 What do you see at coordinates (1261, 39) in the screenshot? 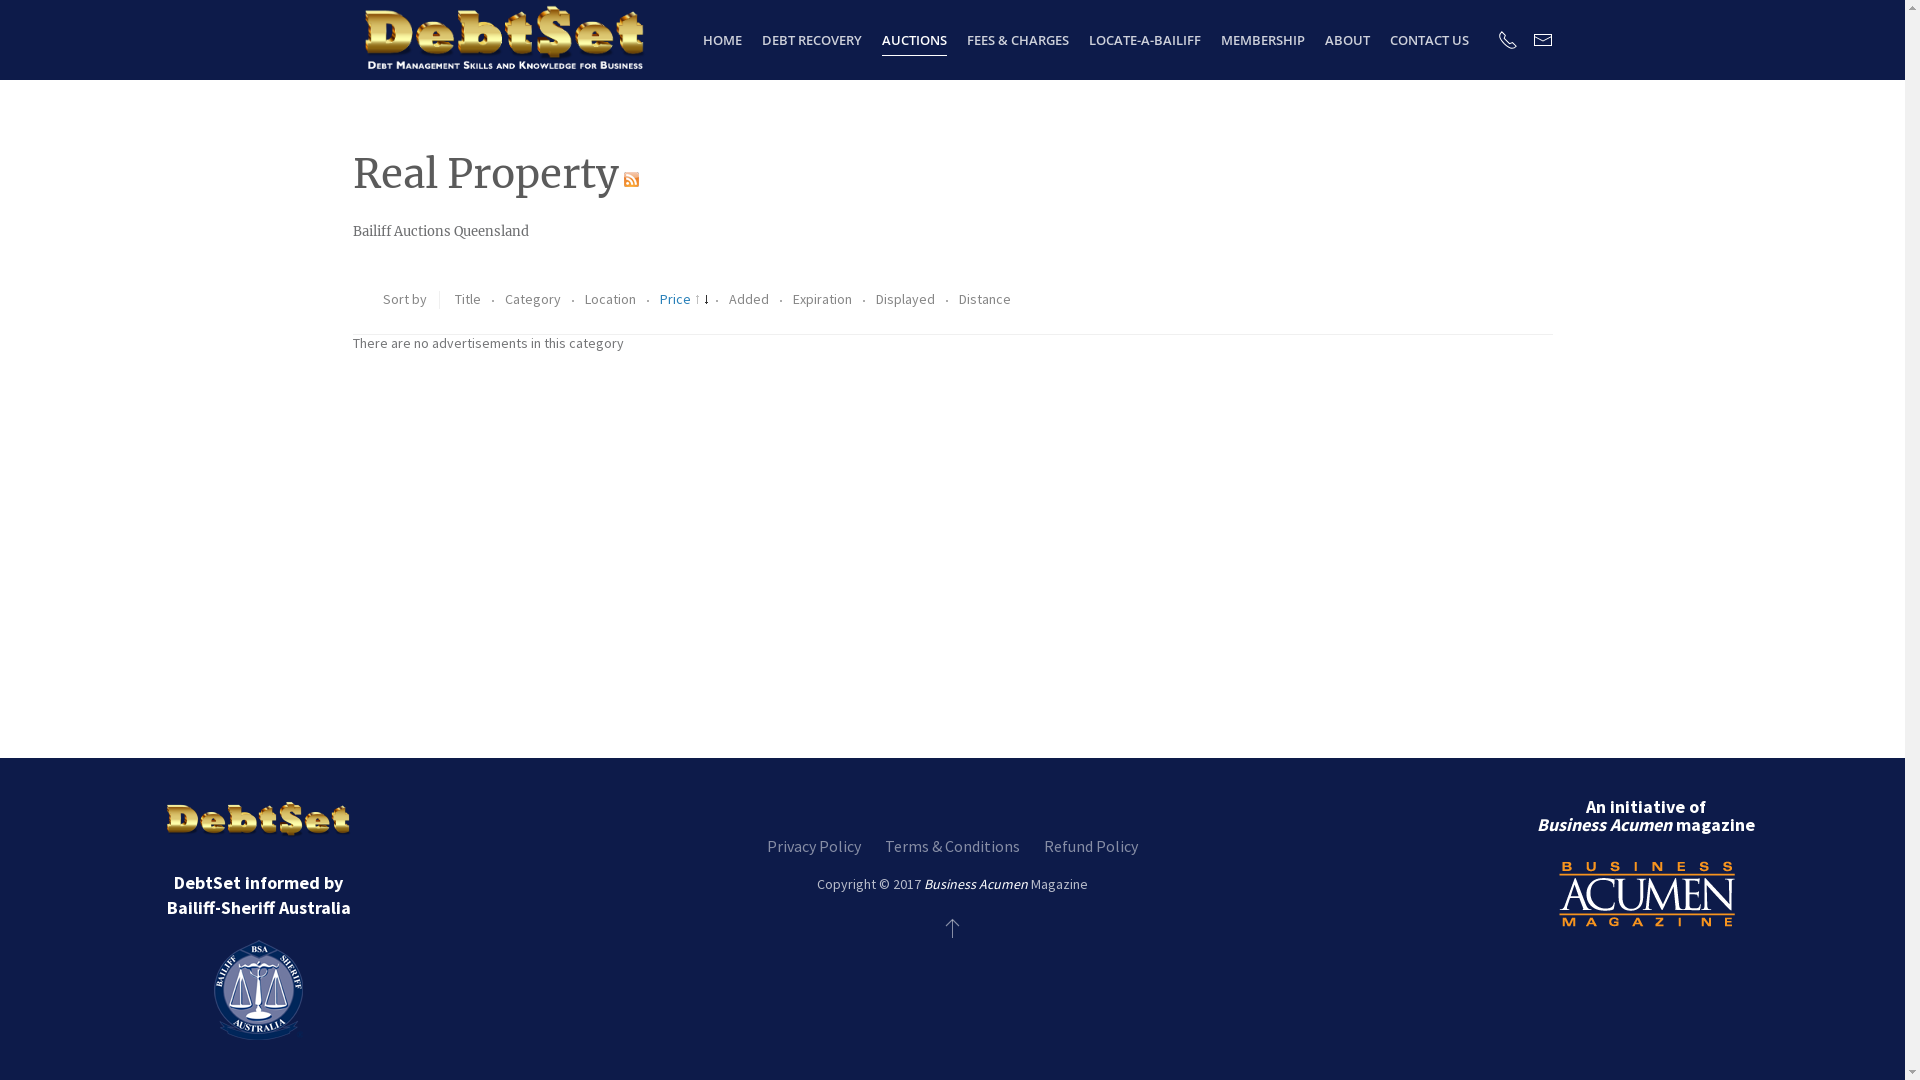
I see `'MEMBERSHIP'` at bounding box center [1261, 39].